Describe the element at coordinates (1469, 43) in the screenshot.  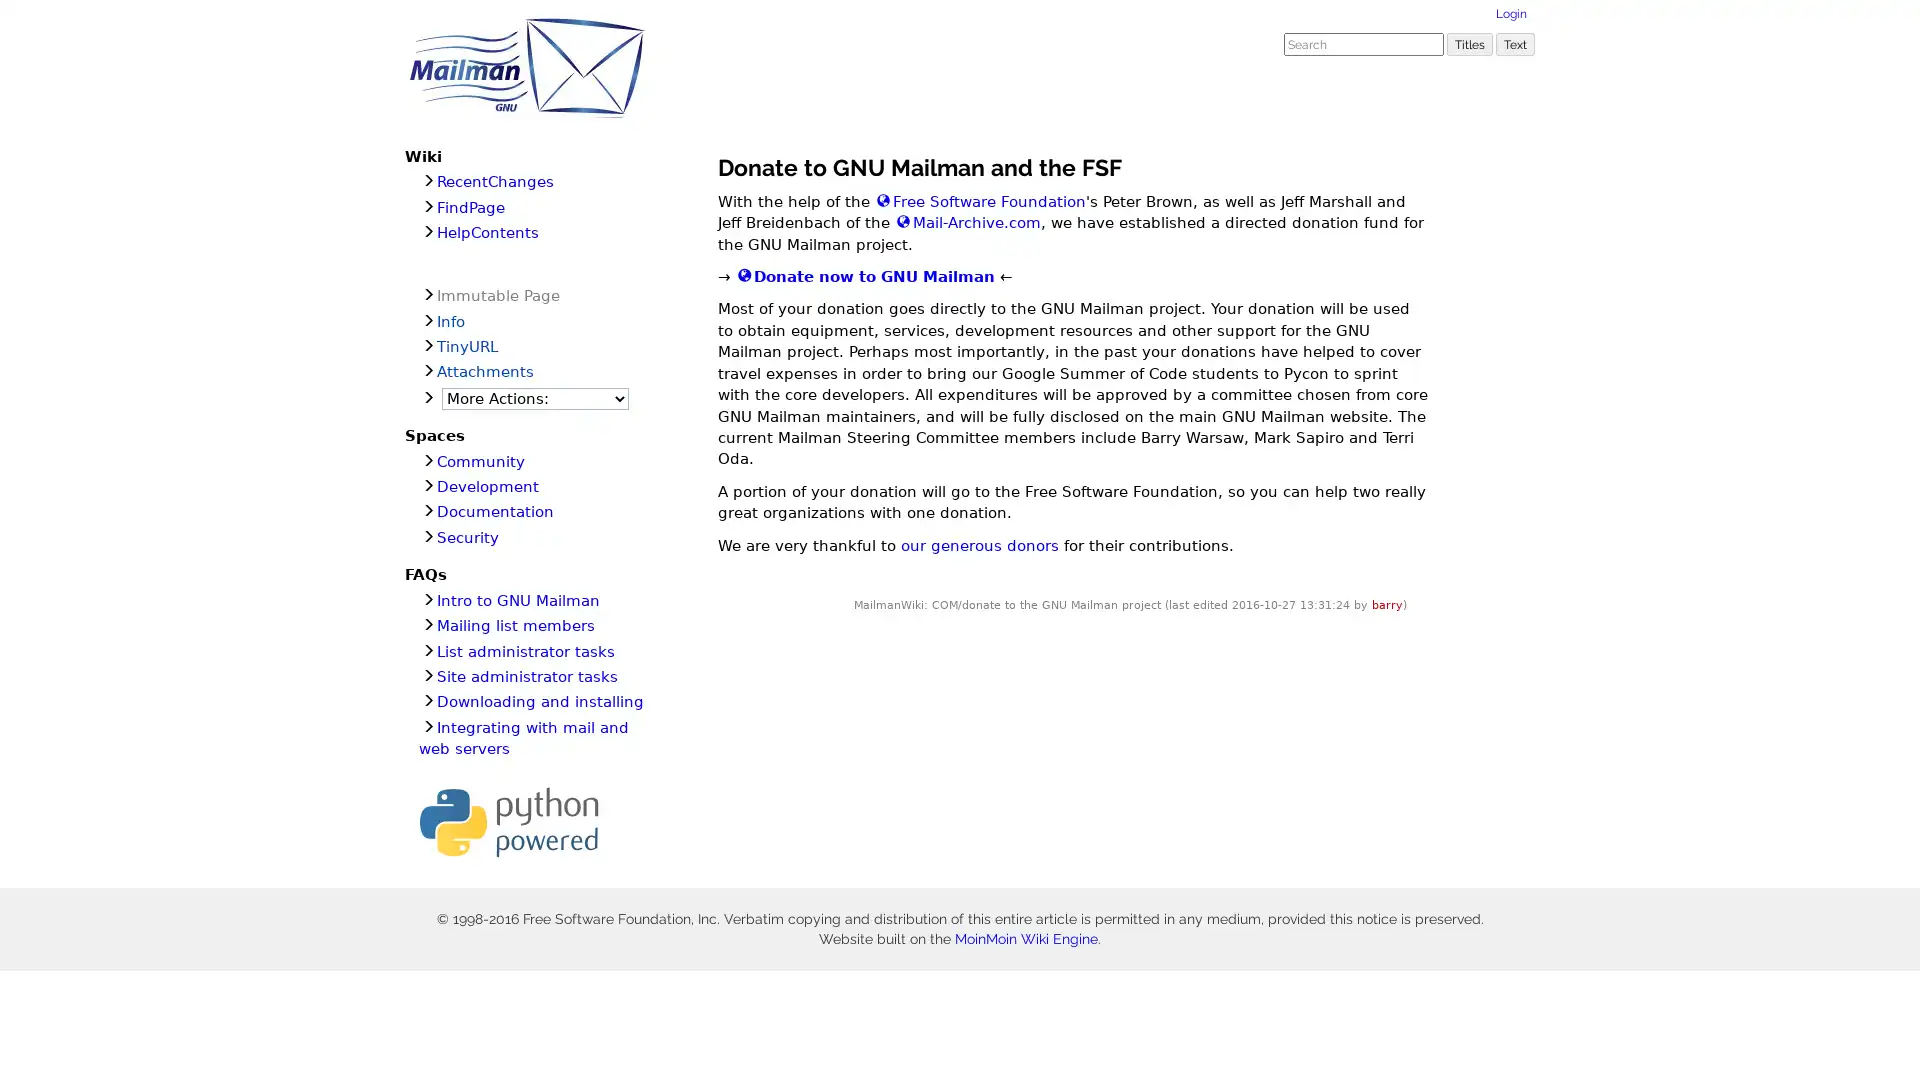
I see `Titles` at that location.